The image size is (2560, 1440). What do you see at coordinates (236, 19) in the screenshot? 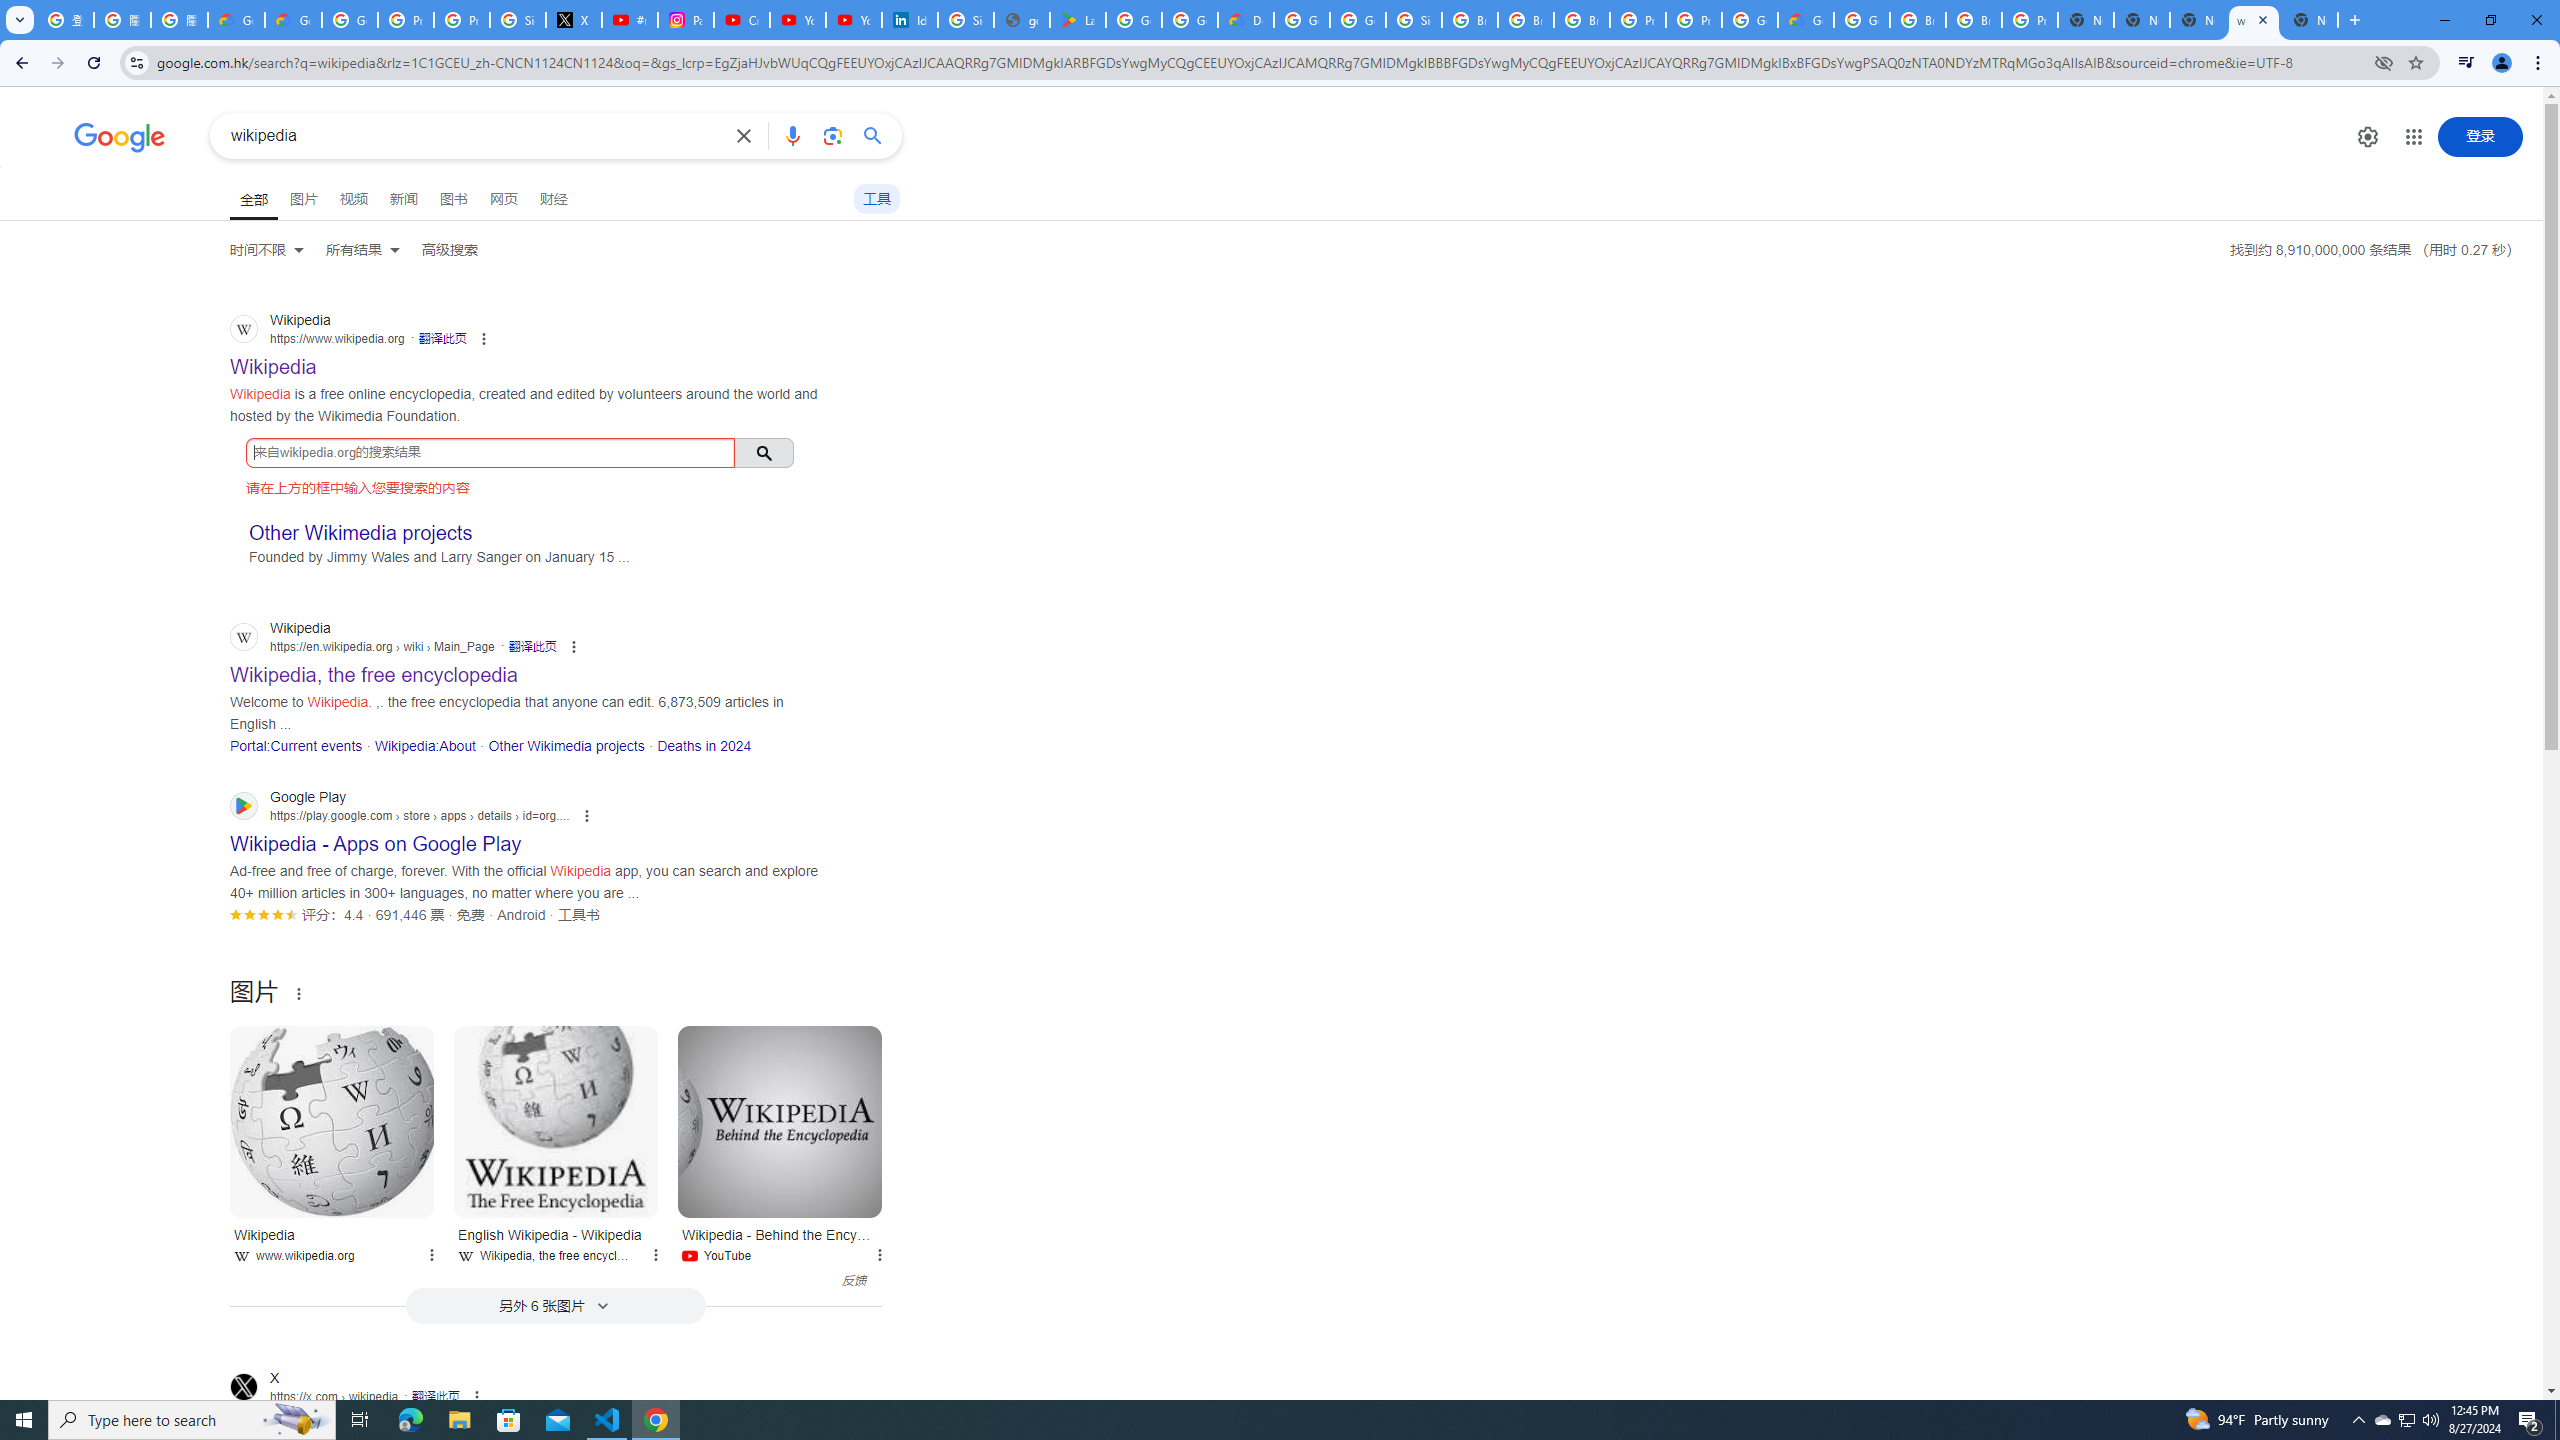
I see `'Google Cloud Privacy Notice'` at bounding box center [236, 19].